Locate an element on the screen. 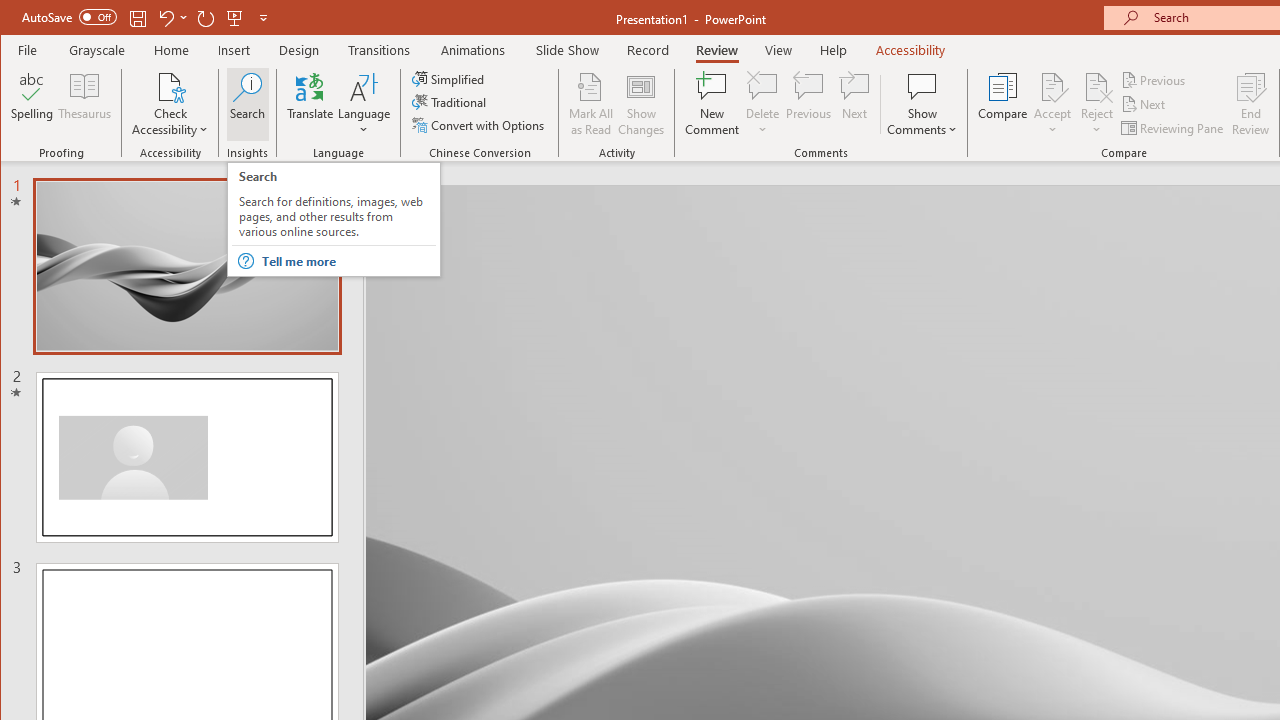  'Mark All as Read' is located at coordinates (590, 104).